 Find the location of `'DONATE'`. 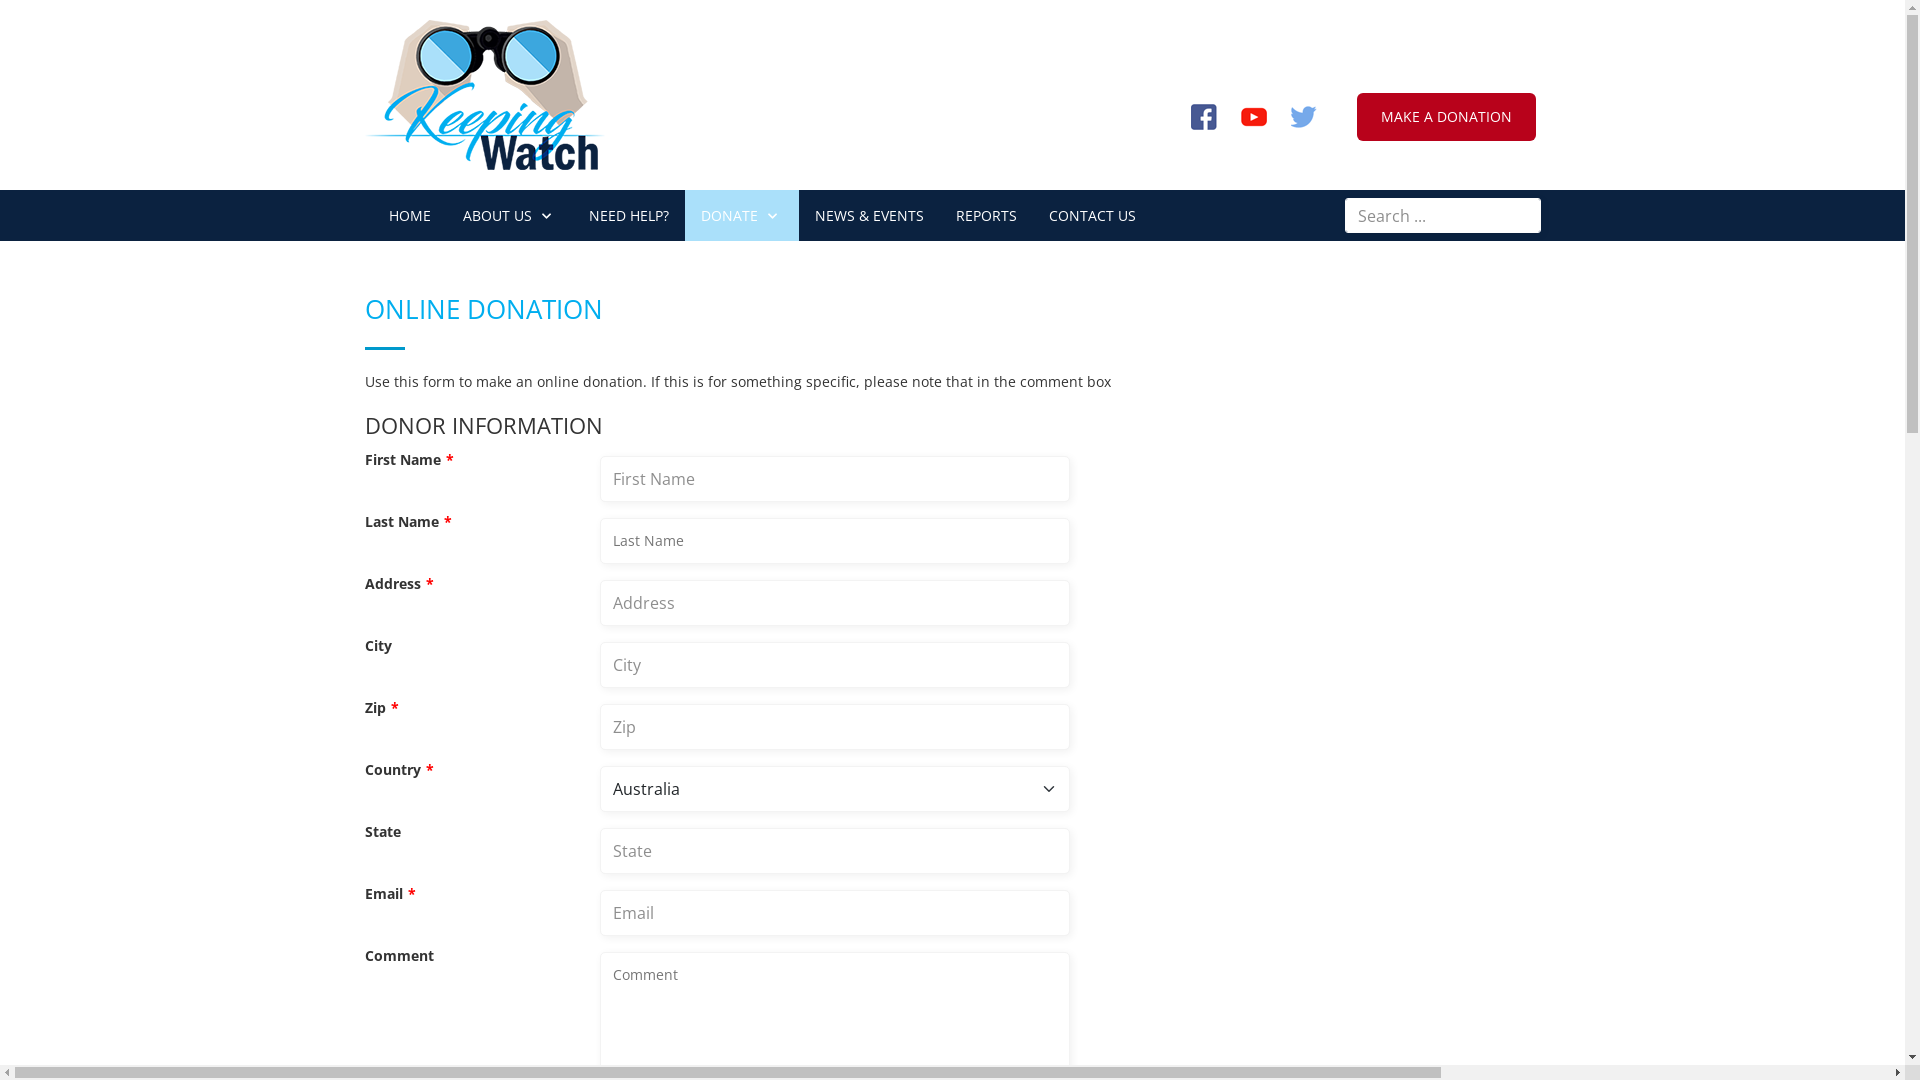

'DONATE' is located at coordinates (739, 215).